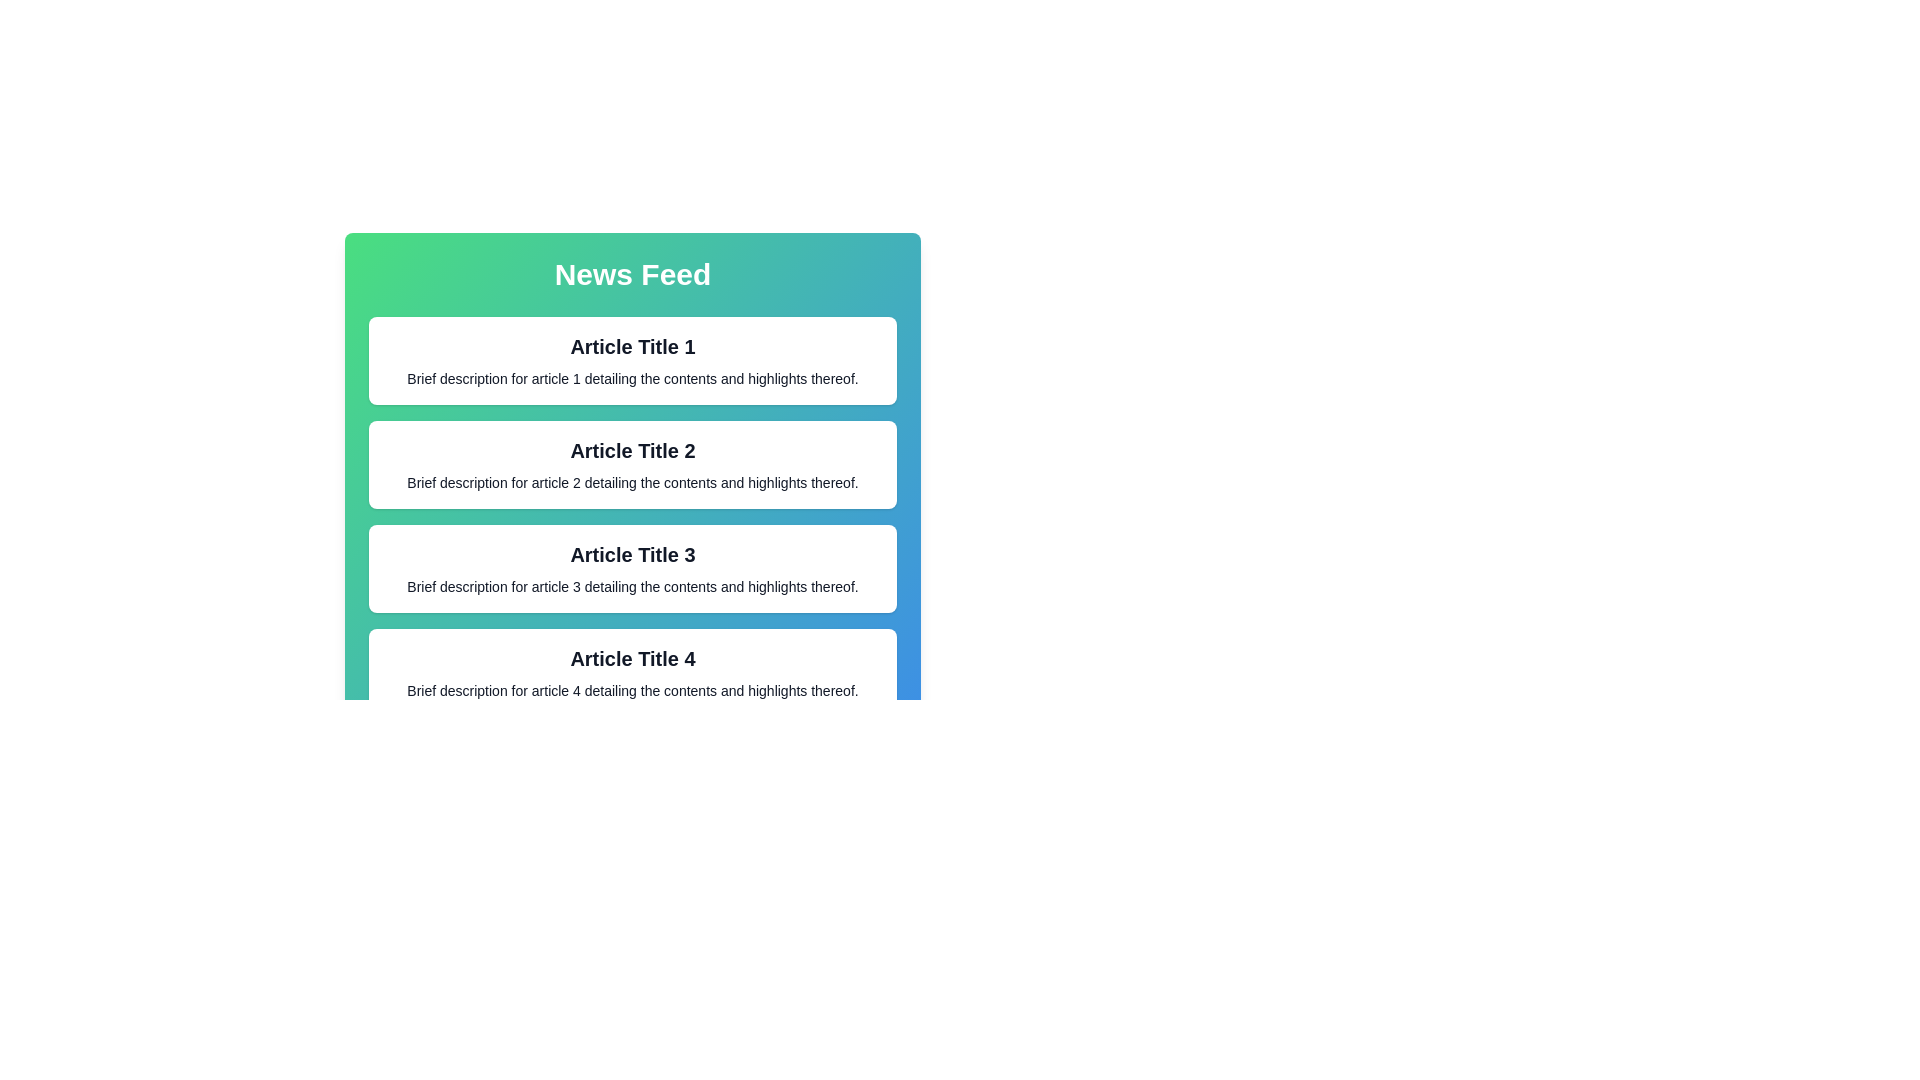  I want to click on the first card in the News Feed section, so click(632, 361).